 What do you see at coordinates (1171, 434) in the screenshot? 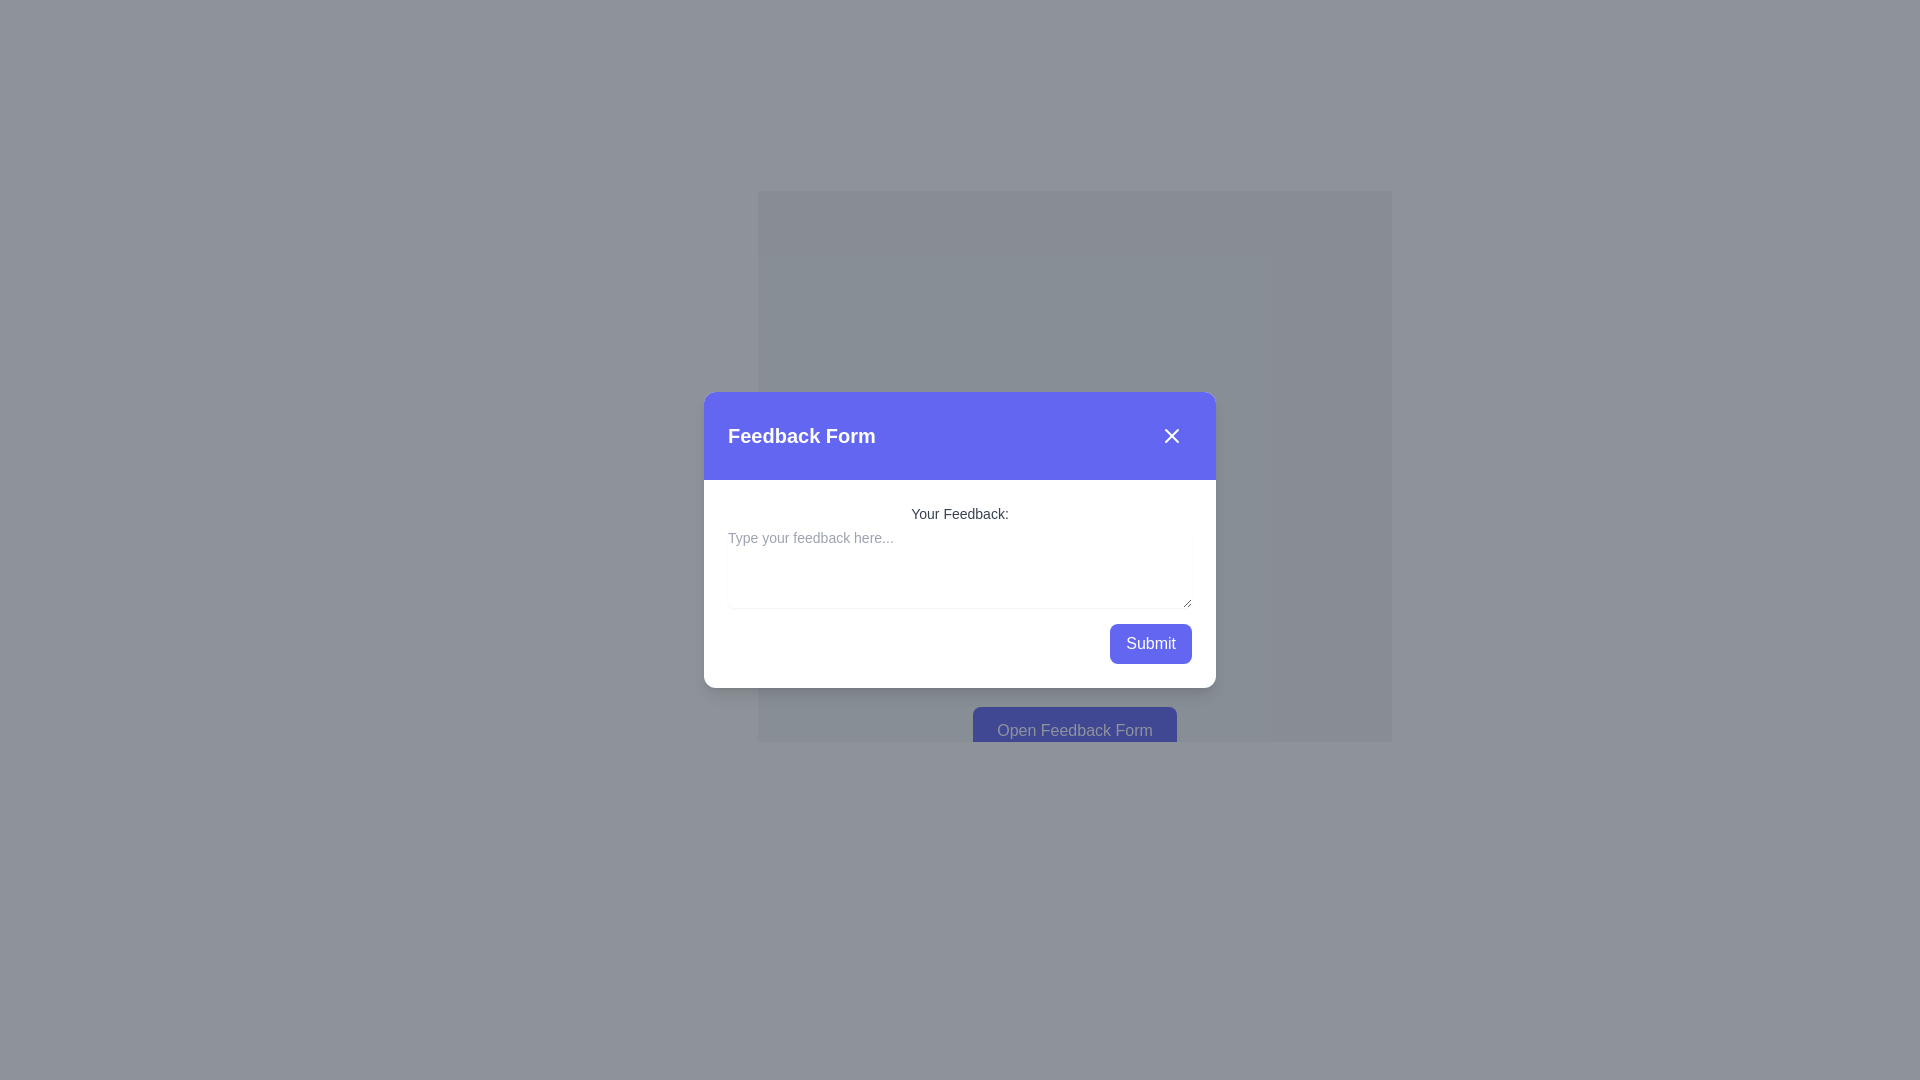
I see `the close button located at the top-right corner of the 'Feedback Form' dialog` at bounding box center [1171, 434].